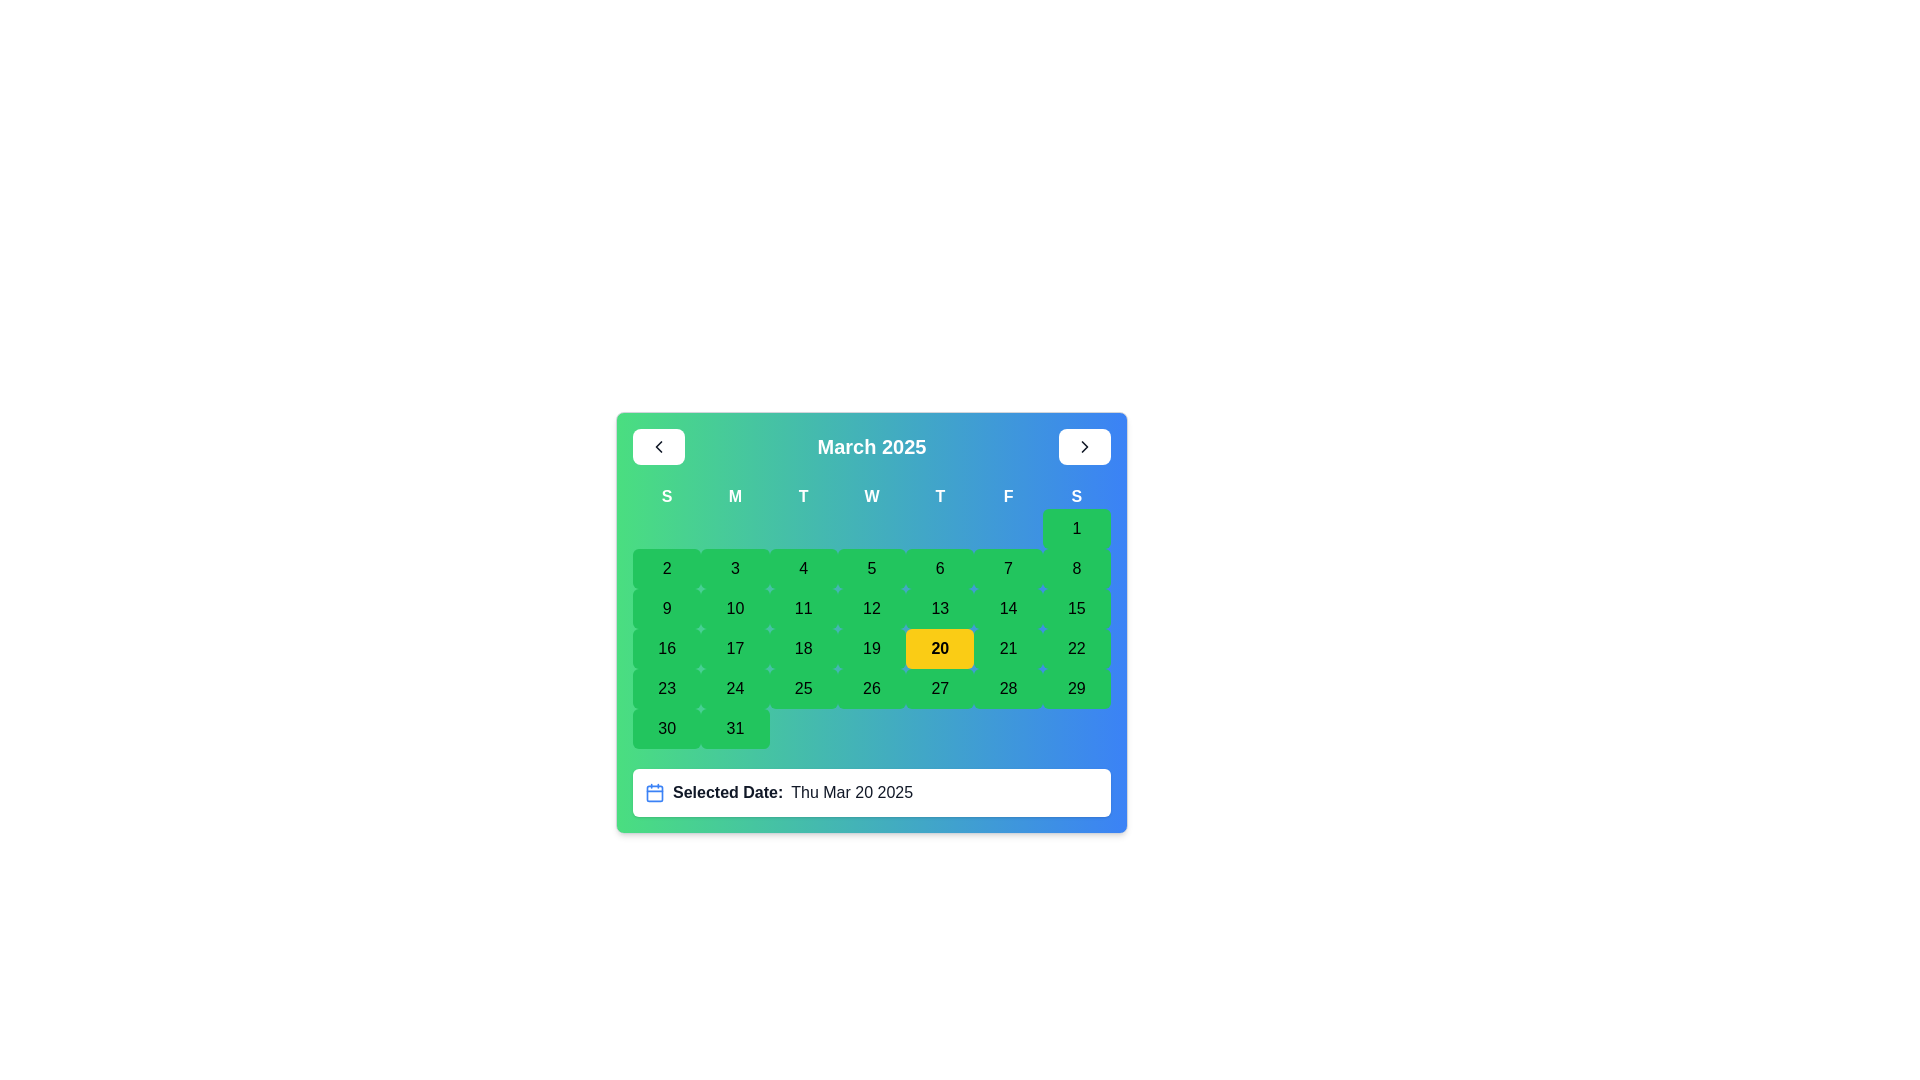  I want to click on the date button for March 18, 2025, located in the third row and fourth column of the calendar grid, so click(803, 648).